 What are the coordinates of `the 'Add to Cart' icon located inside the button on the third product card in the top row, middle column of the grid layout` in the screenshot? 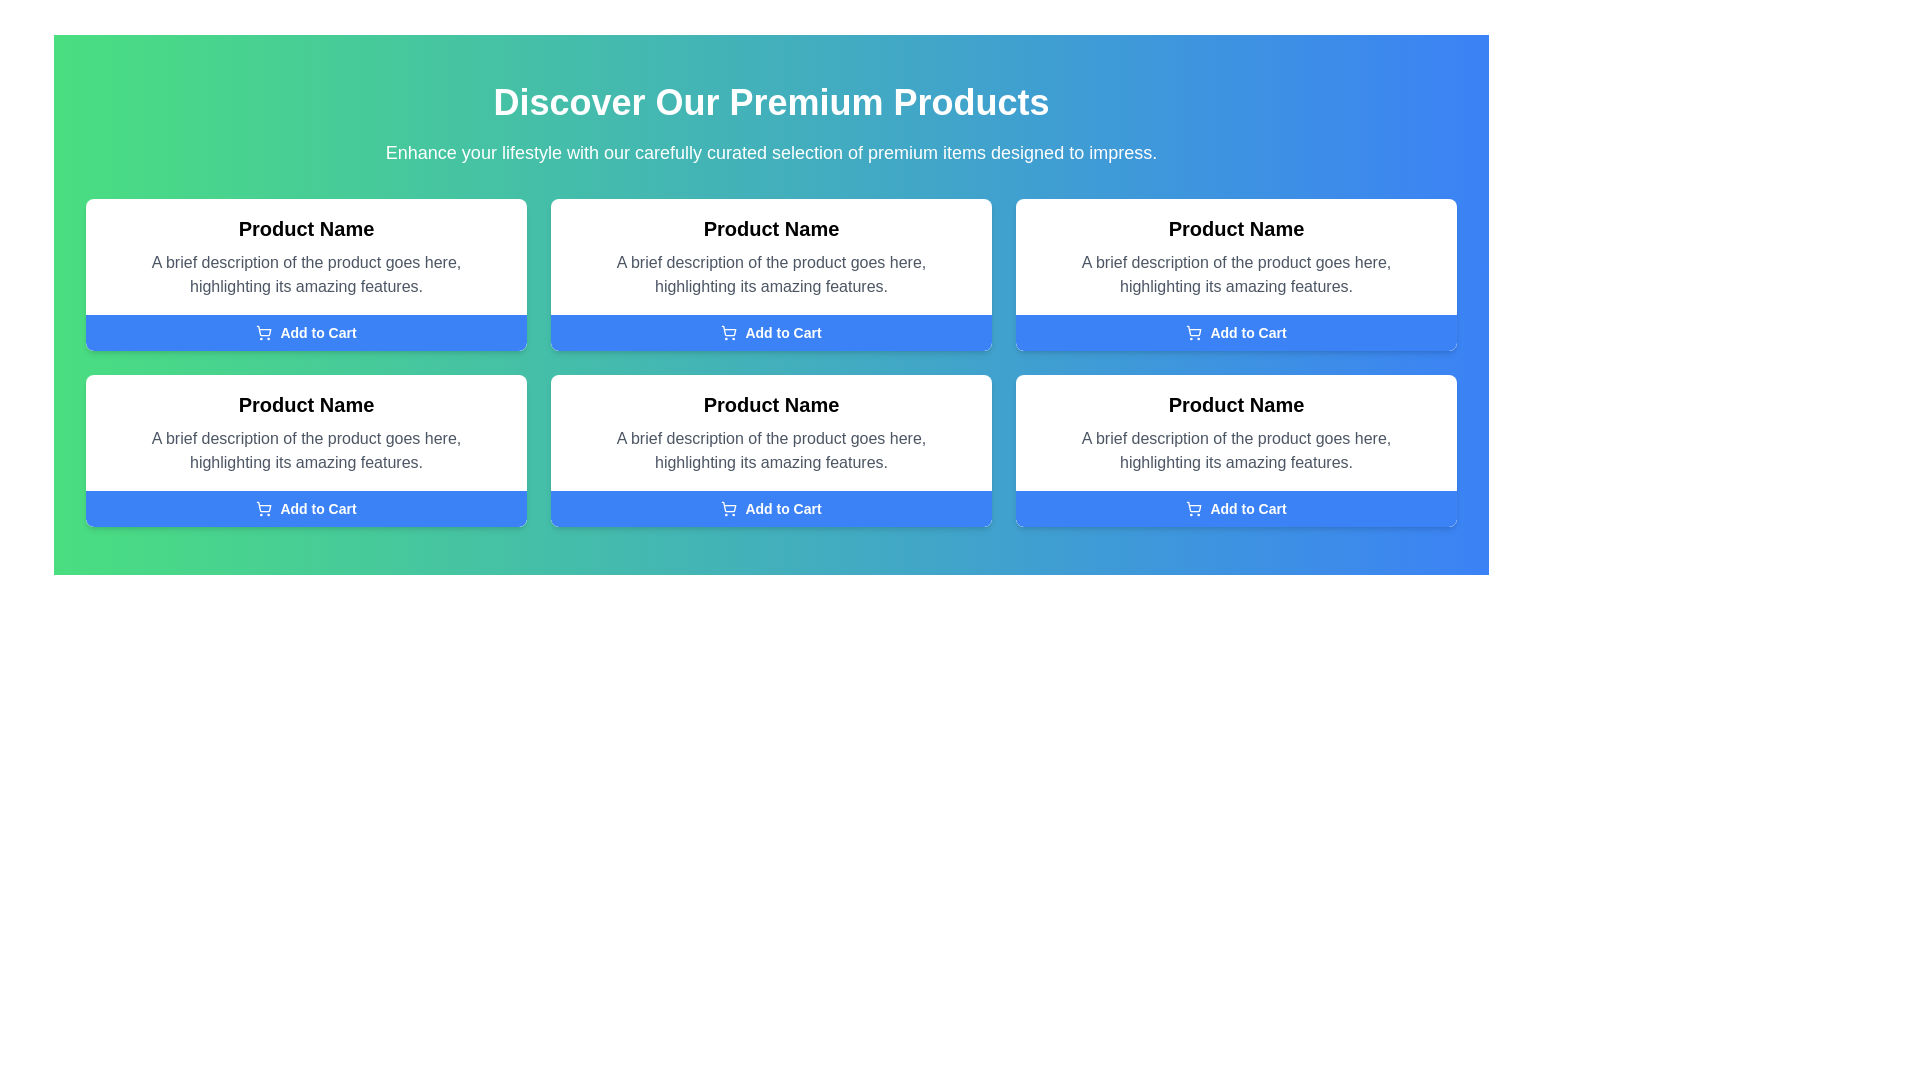 It's located at (728, 331).